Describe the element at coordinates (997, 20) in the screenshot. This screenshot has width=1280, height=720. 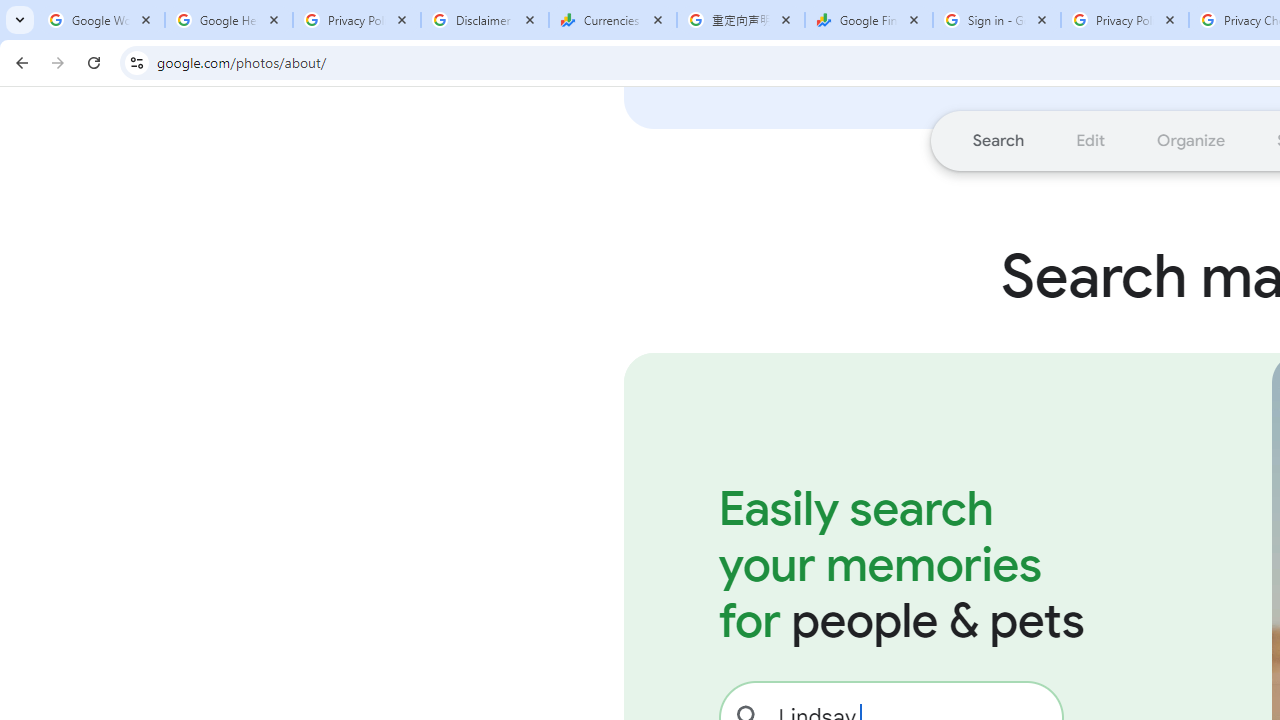
I see `'Sign in - Google Accounts'` at that location.